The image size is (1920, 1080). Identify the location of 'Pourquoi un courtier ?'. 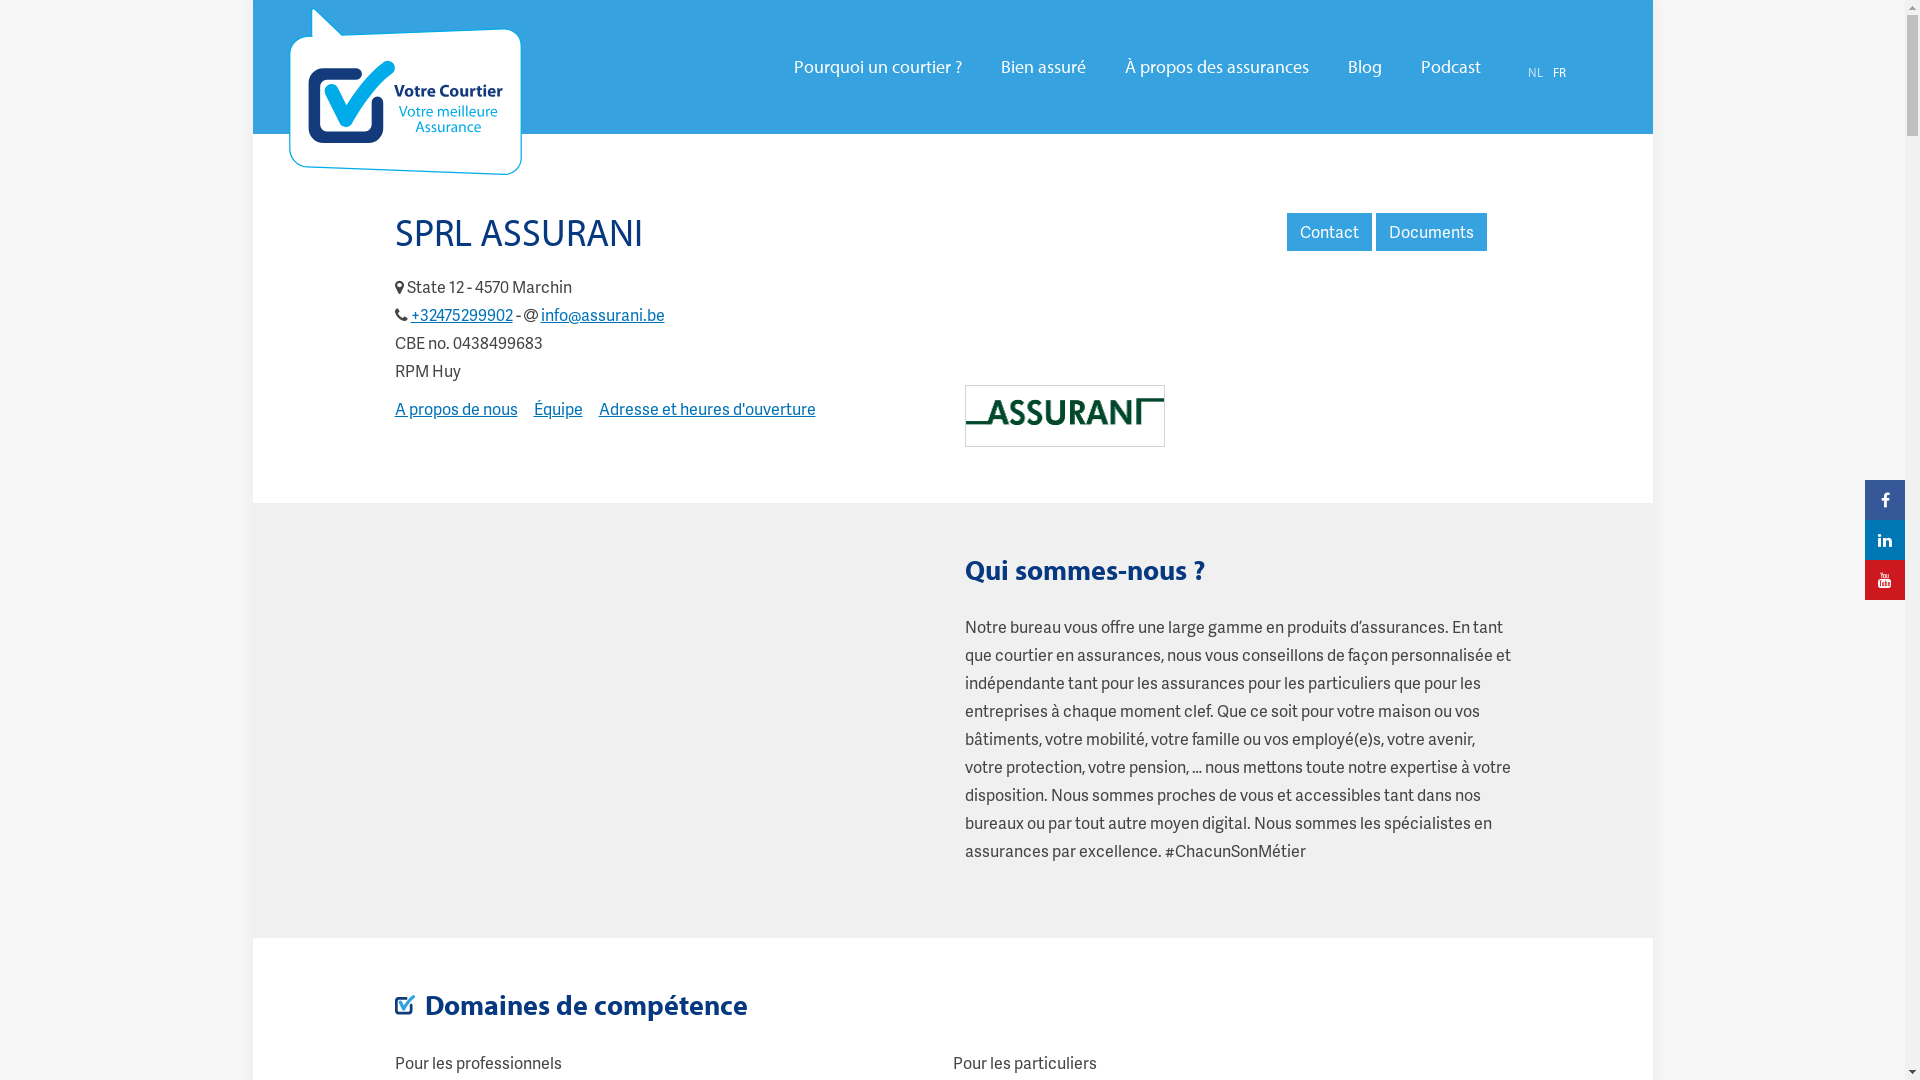
(782, 65).